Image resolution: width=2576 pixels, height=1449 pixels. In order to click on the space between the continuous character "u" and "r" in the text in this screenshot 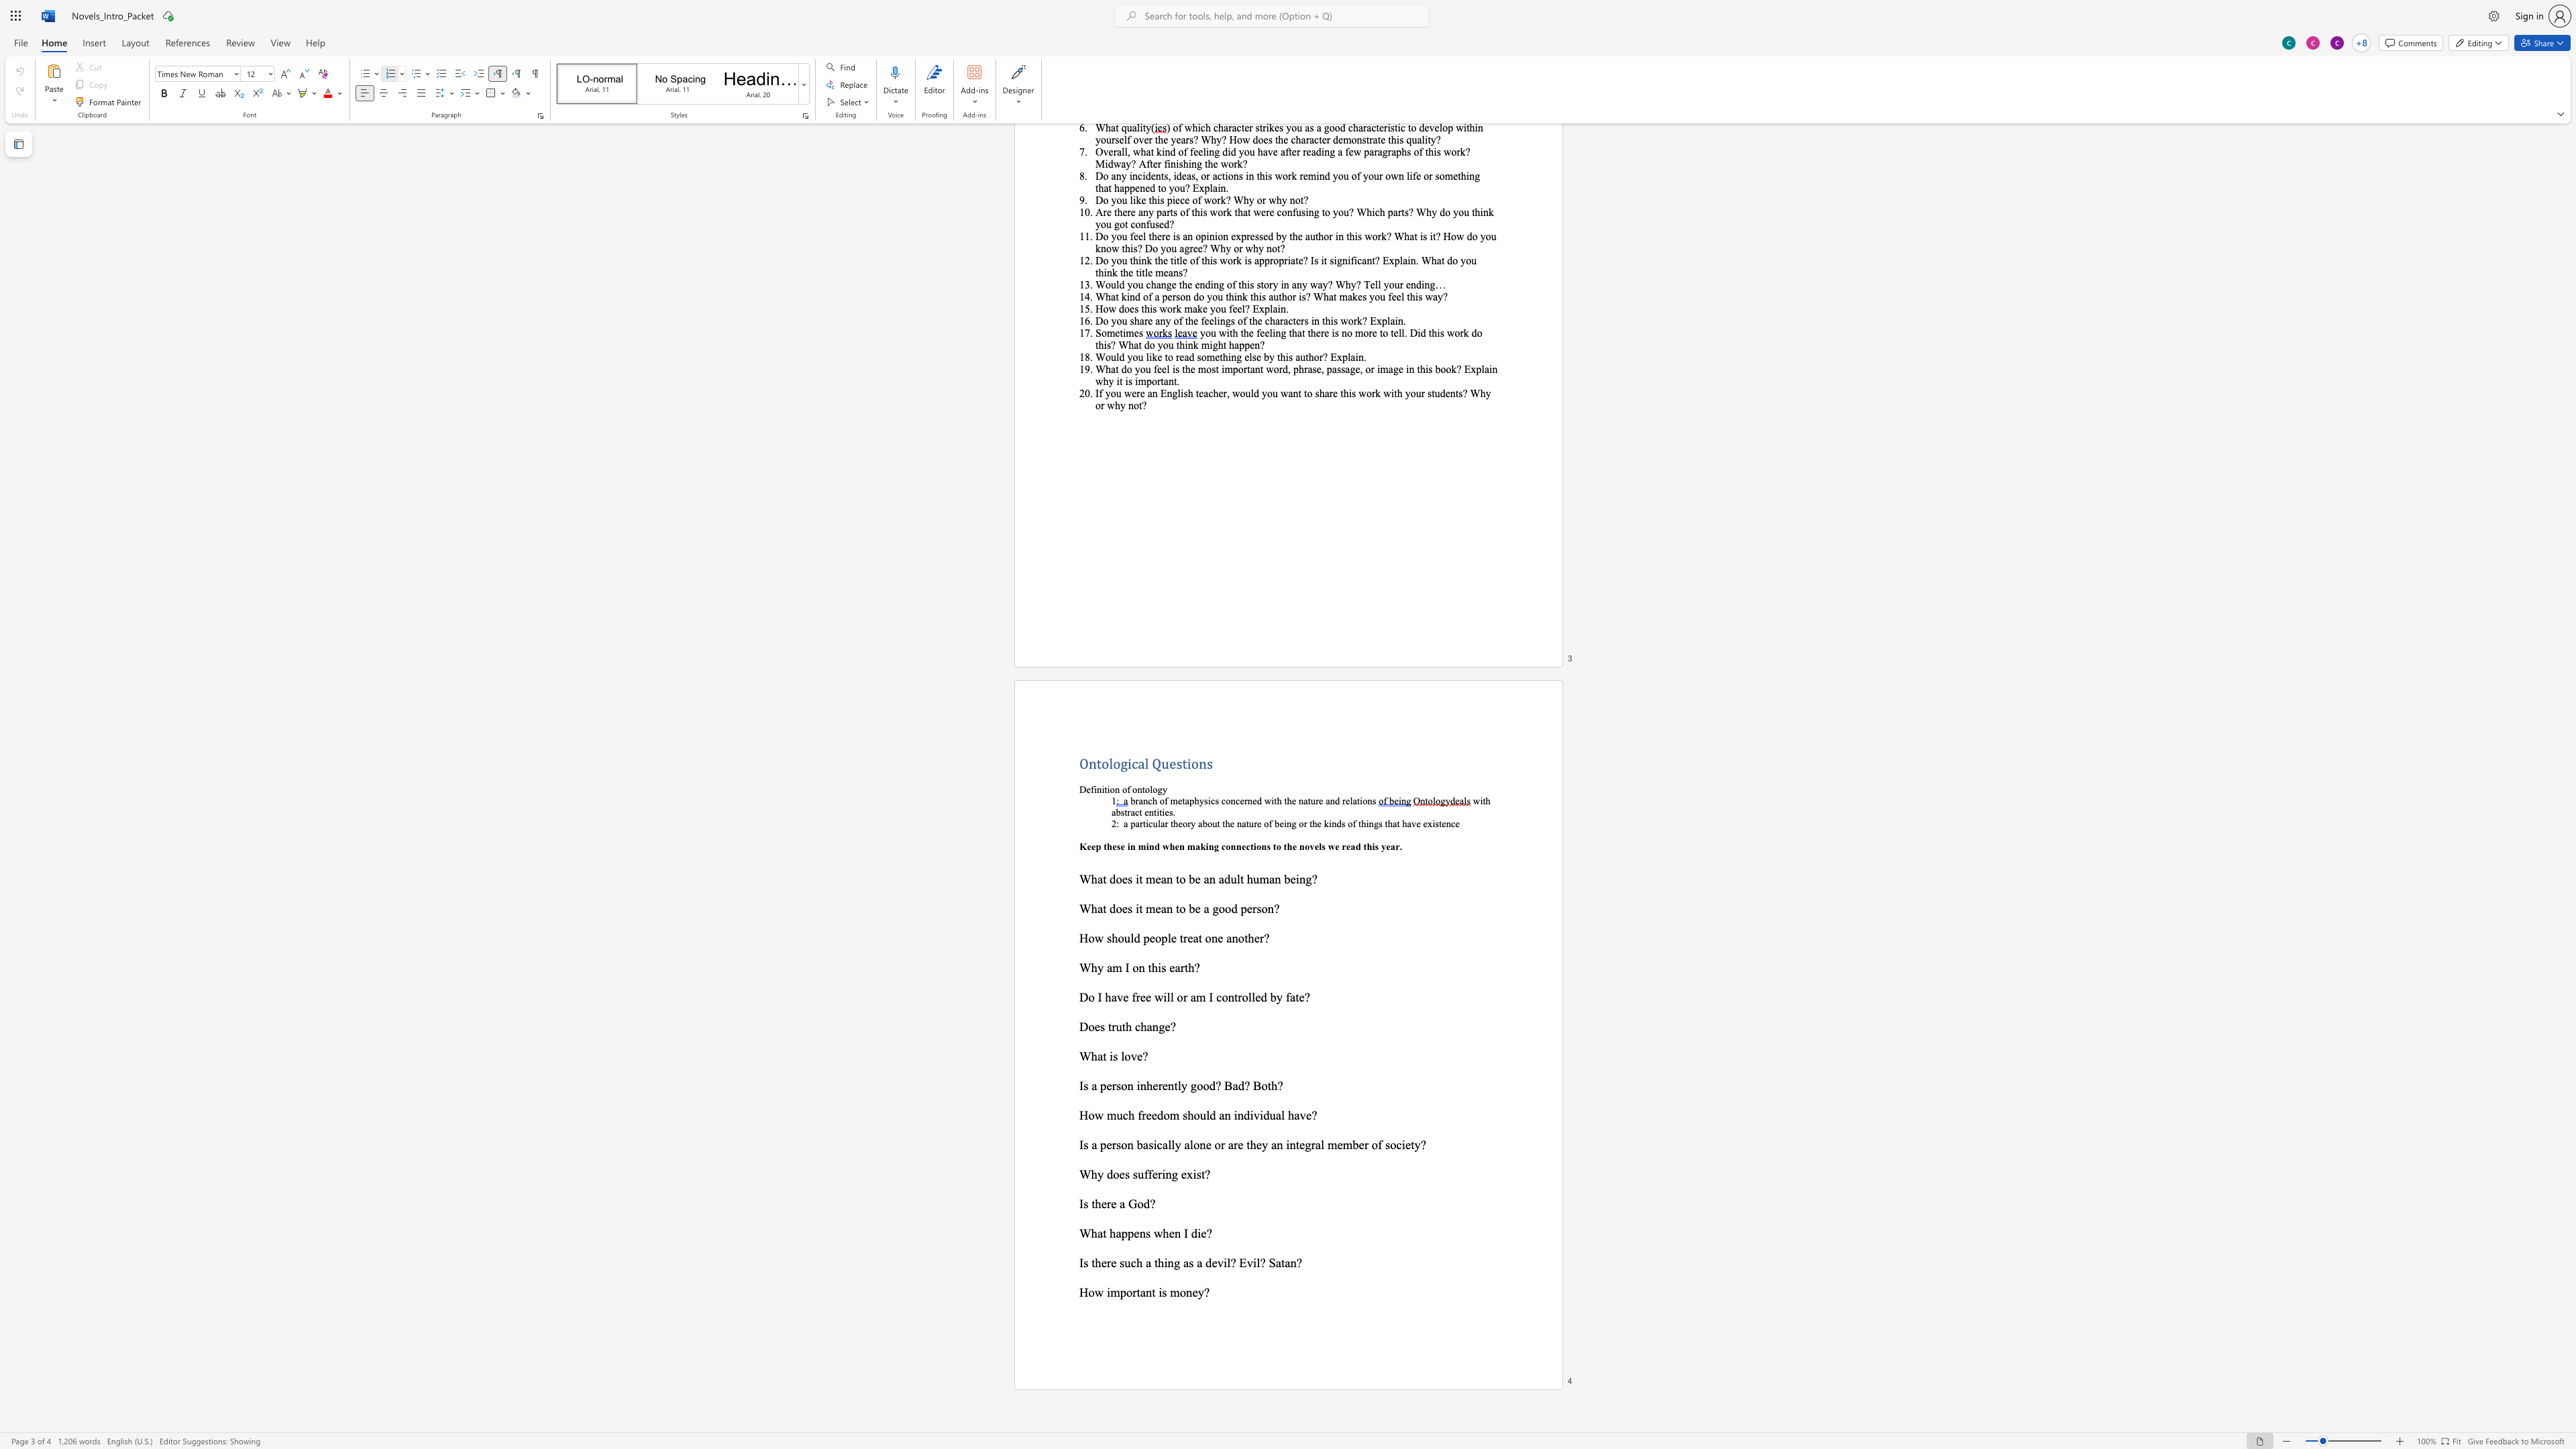, I will do `click(1252, 822)`.